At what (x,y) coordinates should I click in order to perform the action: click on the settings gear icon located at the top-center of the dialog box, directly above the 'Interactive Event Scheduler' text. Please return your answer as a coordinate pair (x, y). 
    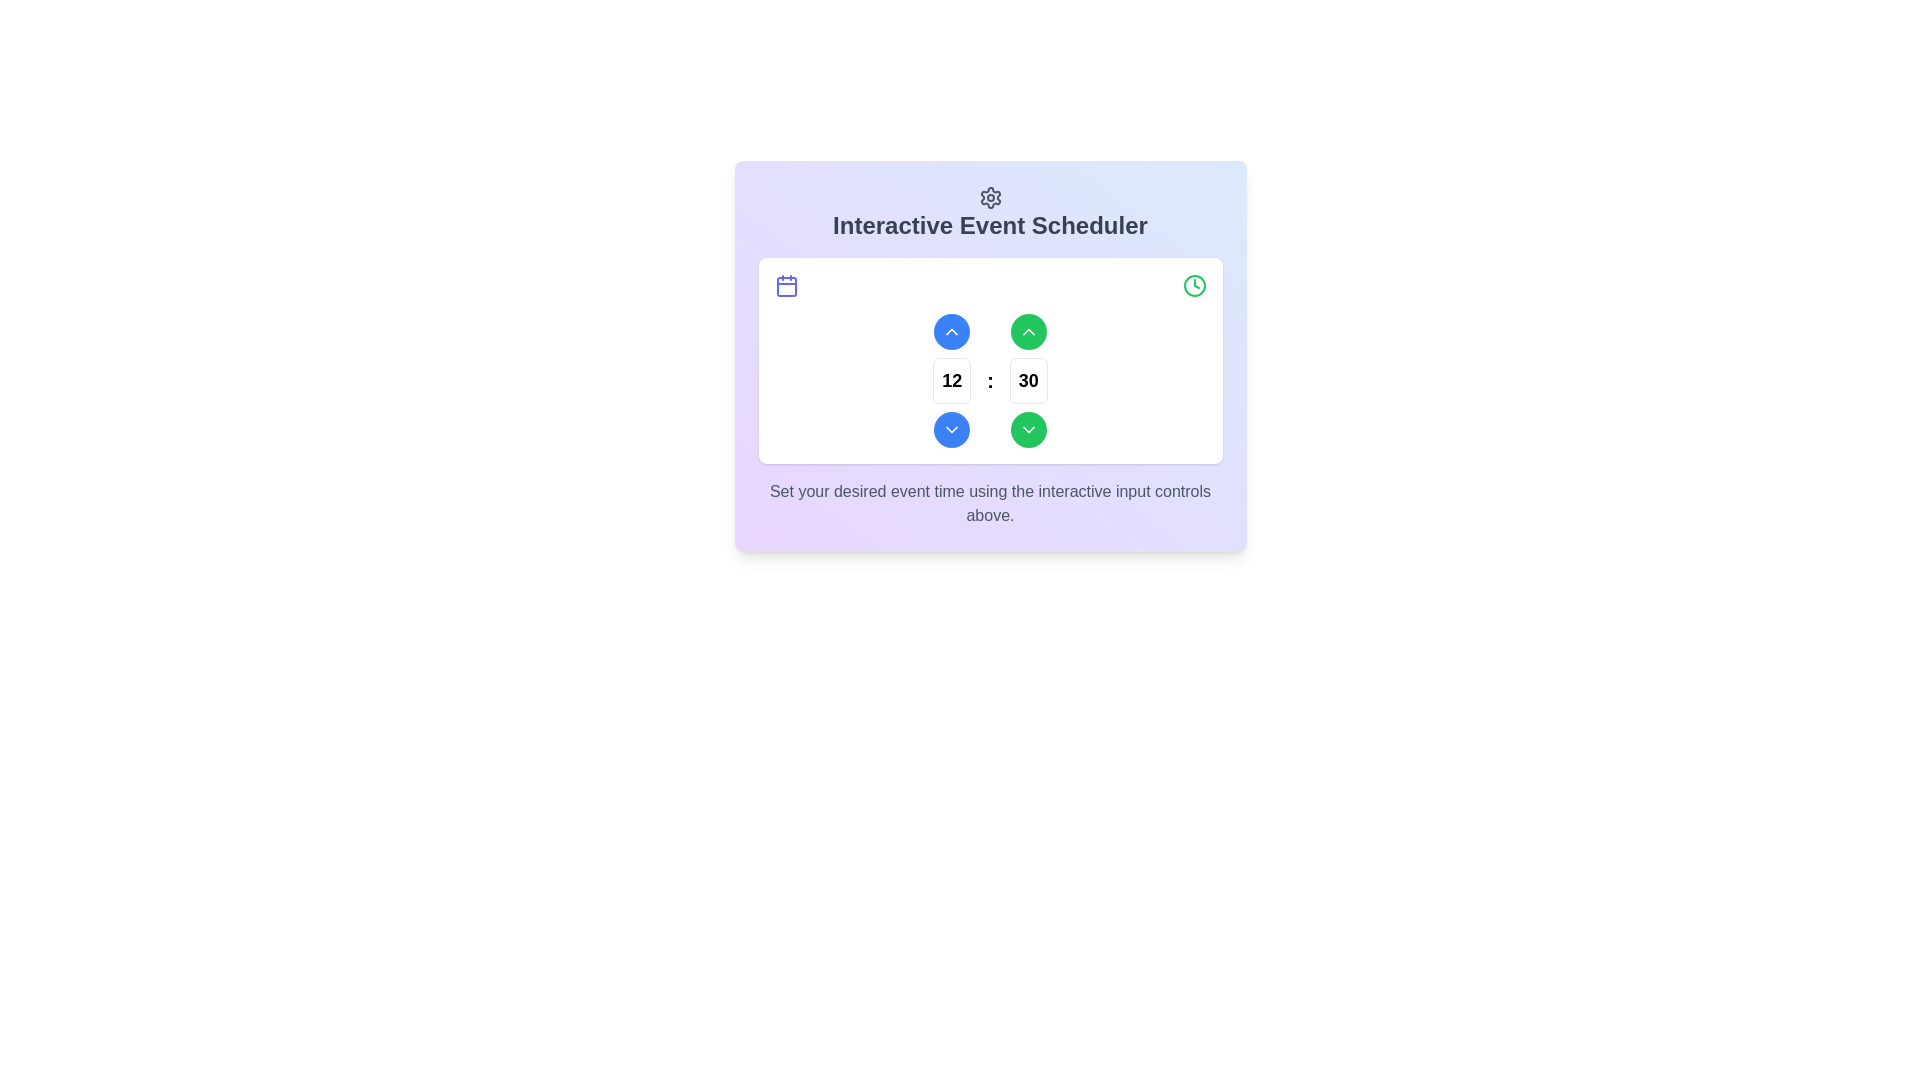
    Looking at the image, I should click on (990, 197).